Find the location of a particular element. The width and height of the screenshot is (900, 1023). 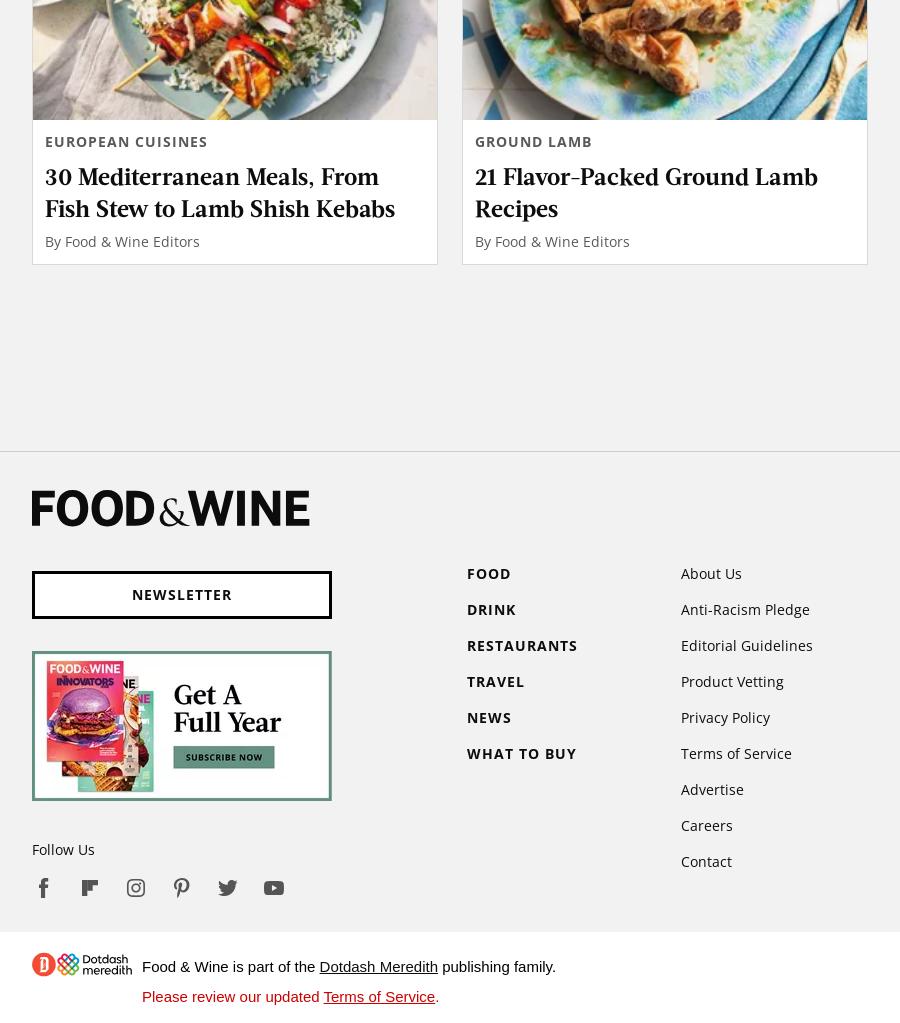

'Privacy Policy' is located at coordinates (724, 716).